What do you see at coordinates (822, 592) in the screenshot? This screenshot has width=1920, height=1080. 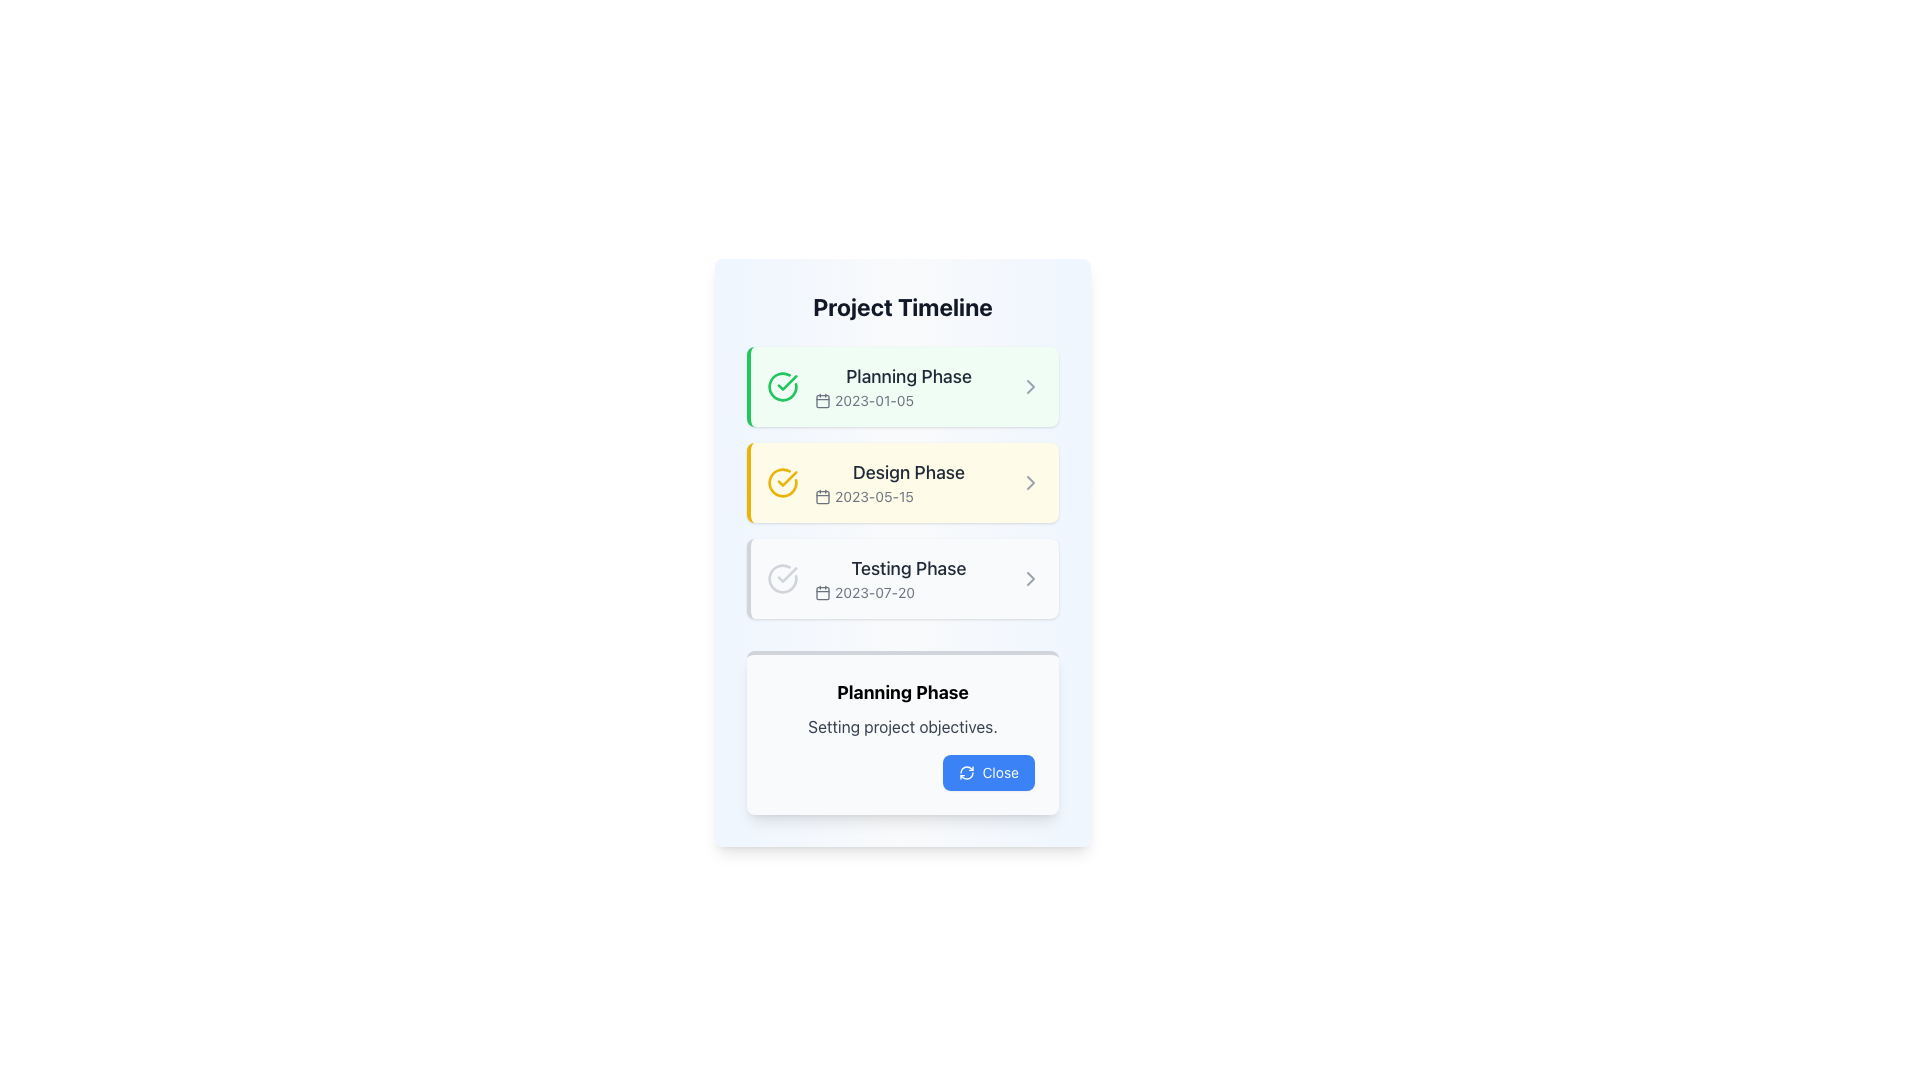 I see `the grayish-blue calendar icon located within the 'Testing Phase' timeline entry, positioned to the left of the date '2023-07-20'` at bounding box center [822, 592].